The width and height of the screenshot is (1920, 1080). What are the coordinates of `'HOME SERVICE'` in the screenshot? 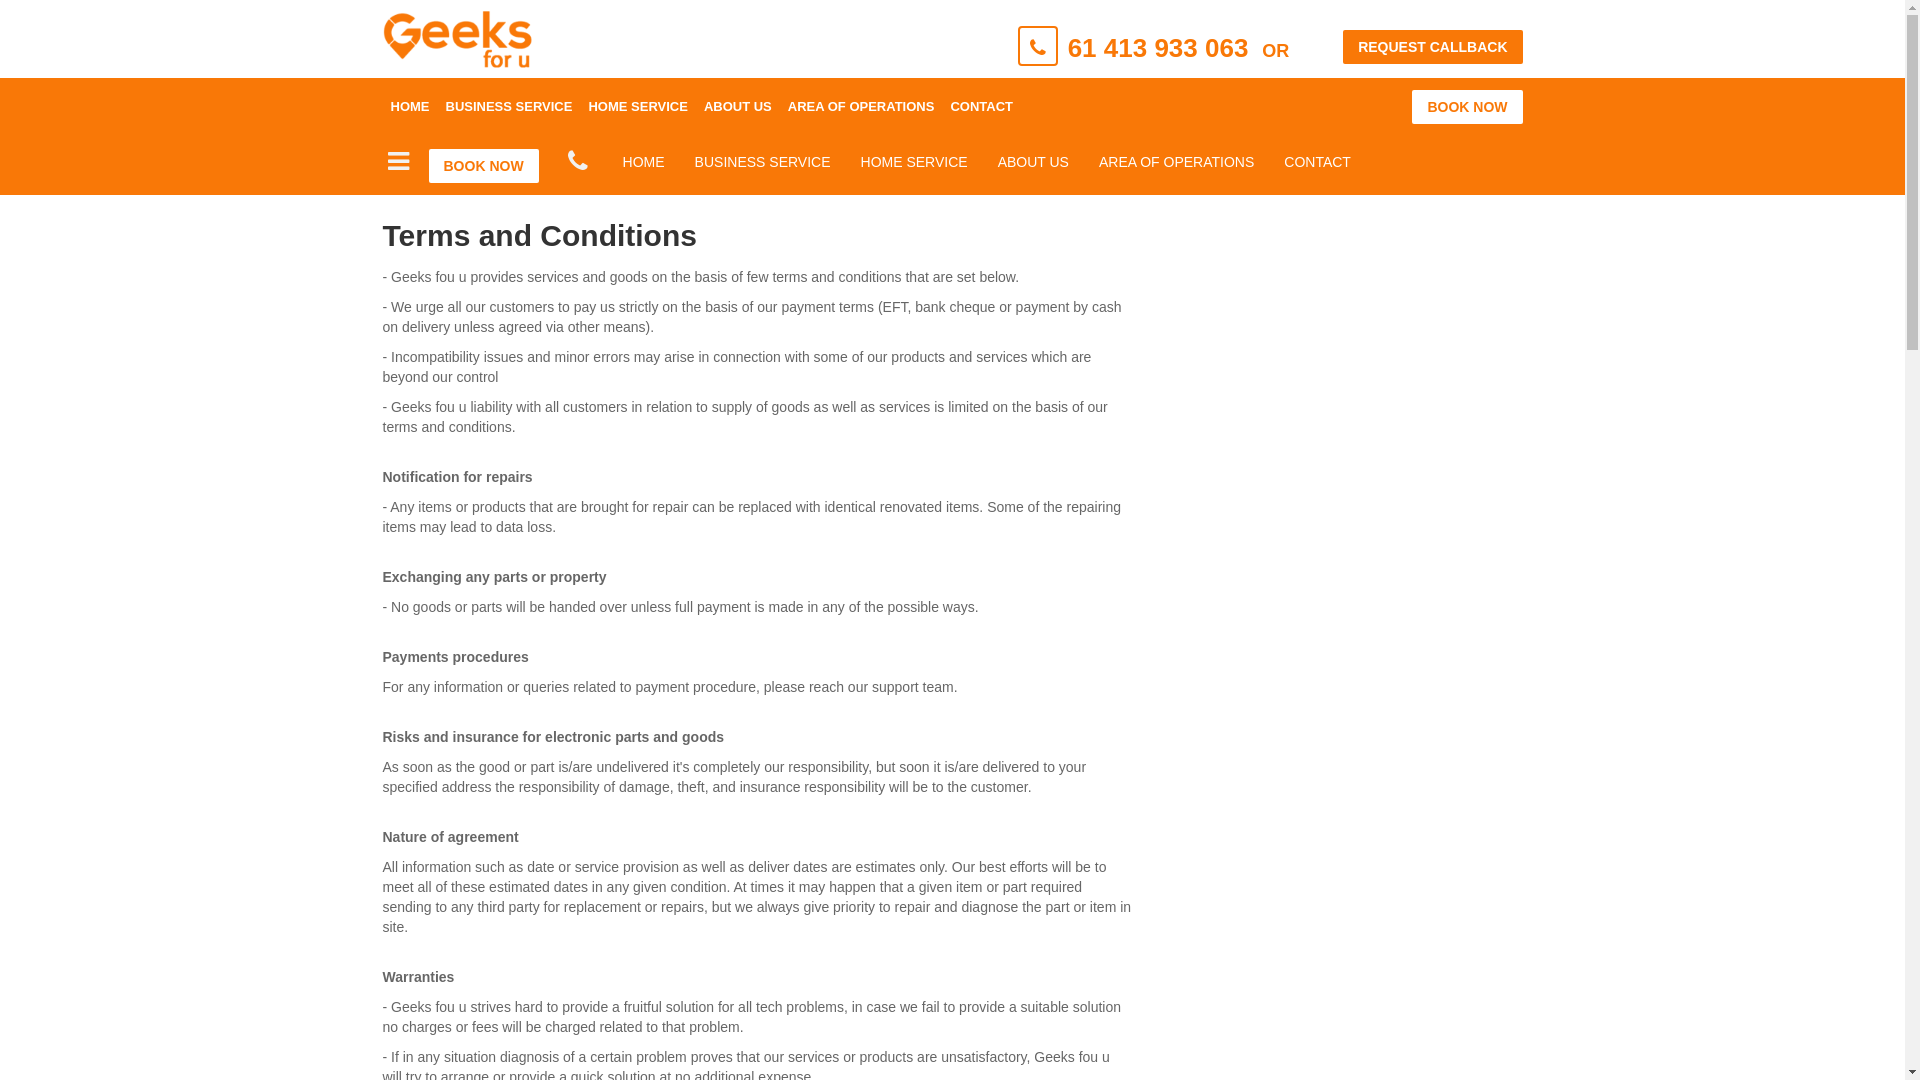 It's located at (579, 107).